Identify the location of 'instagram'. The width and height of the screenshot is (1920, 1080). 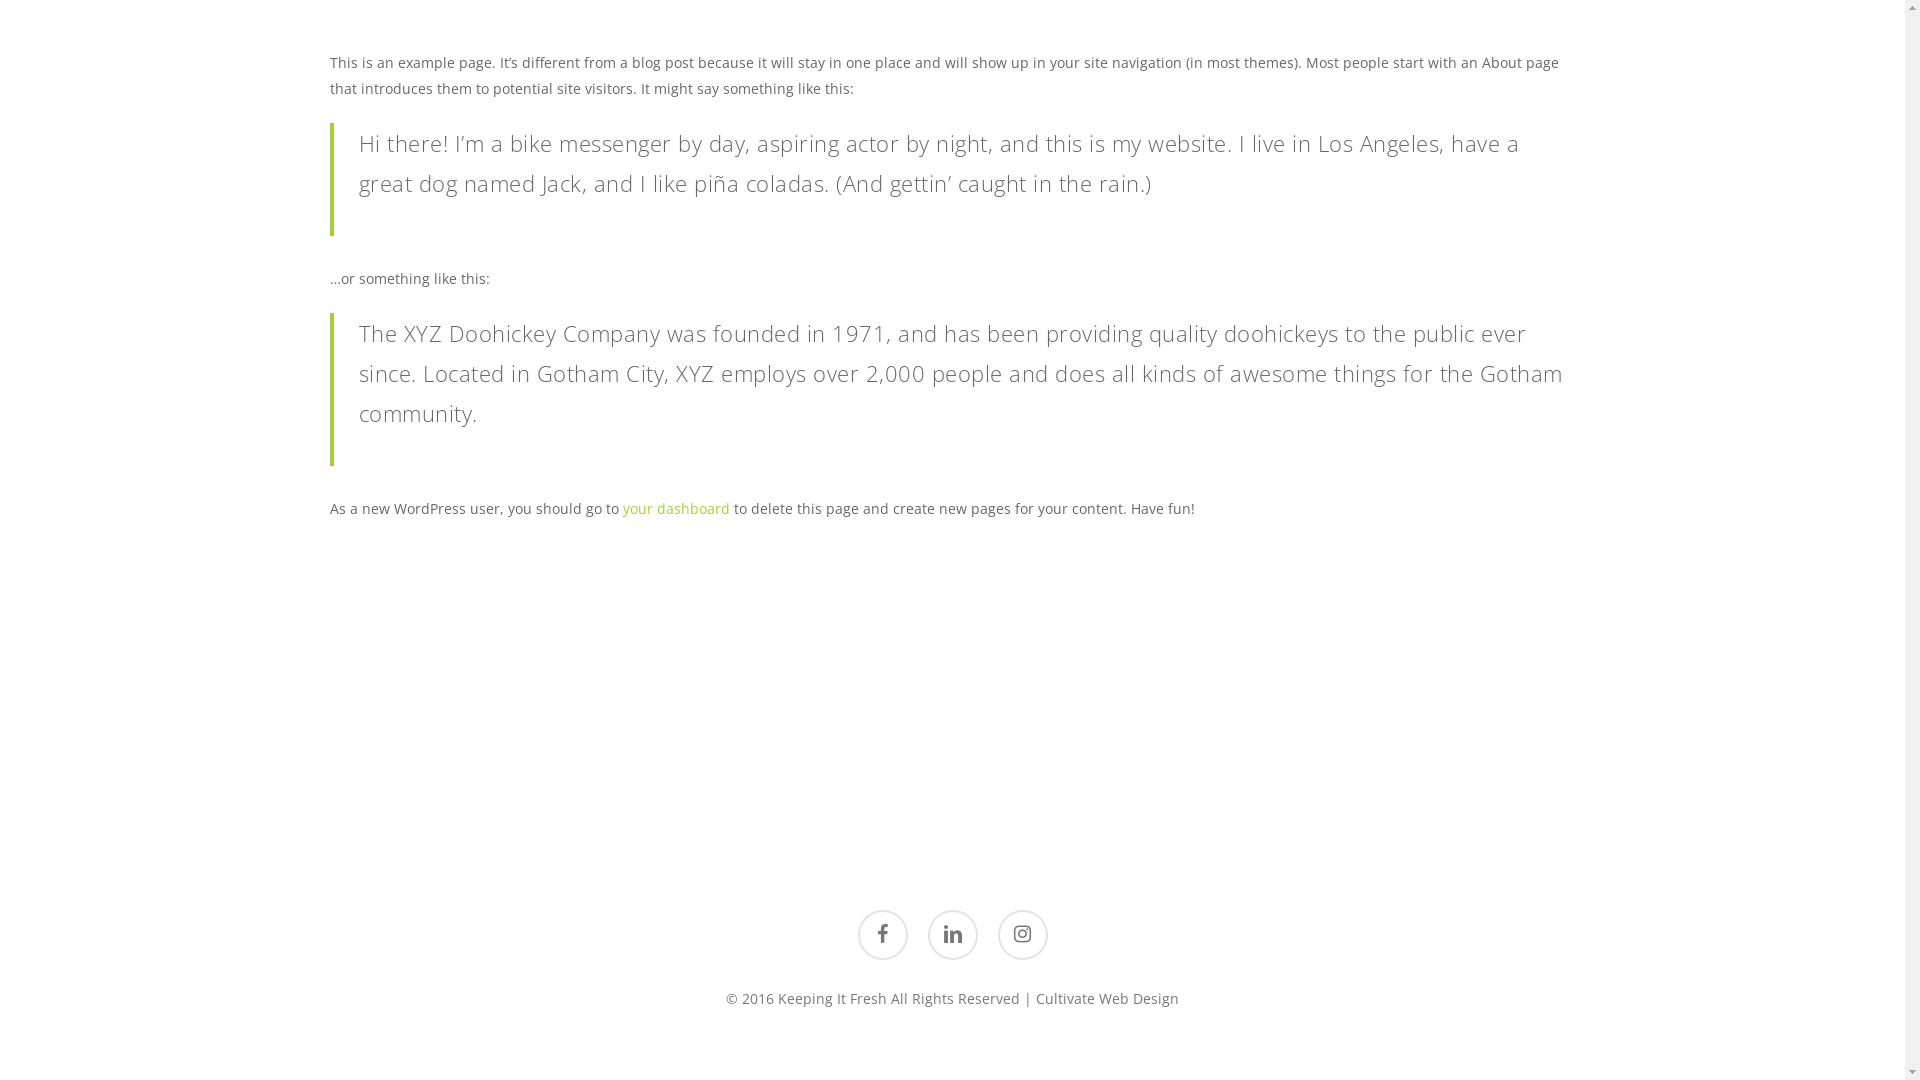
(1022, 934).